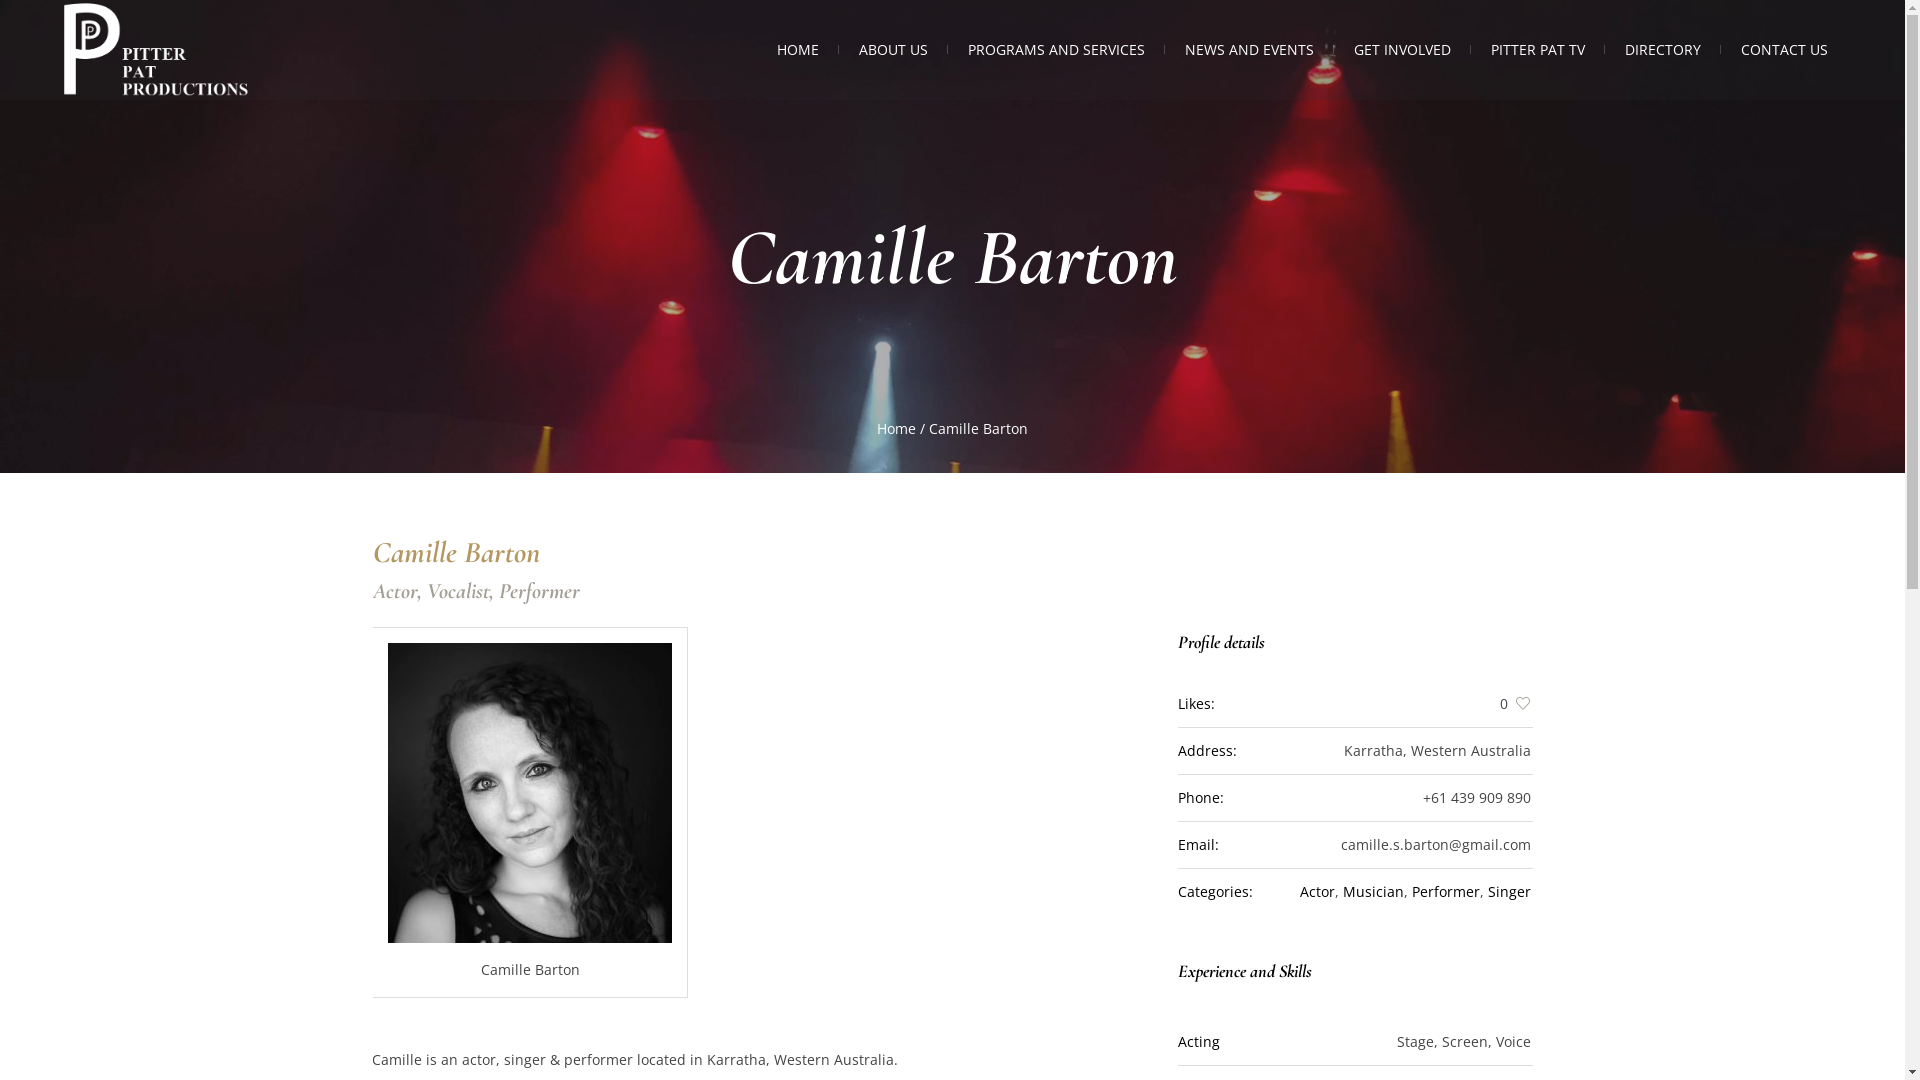  Describe the element at coordinates (796, 49) in the screenshot. I see `'HOME'` at that location.